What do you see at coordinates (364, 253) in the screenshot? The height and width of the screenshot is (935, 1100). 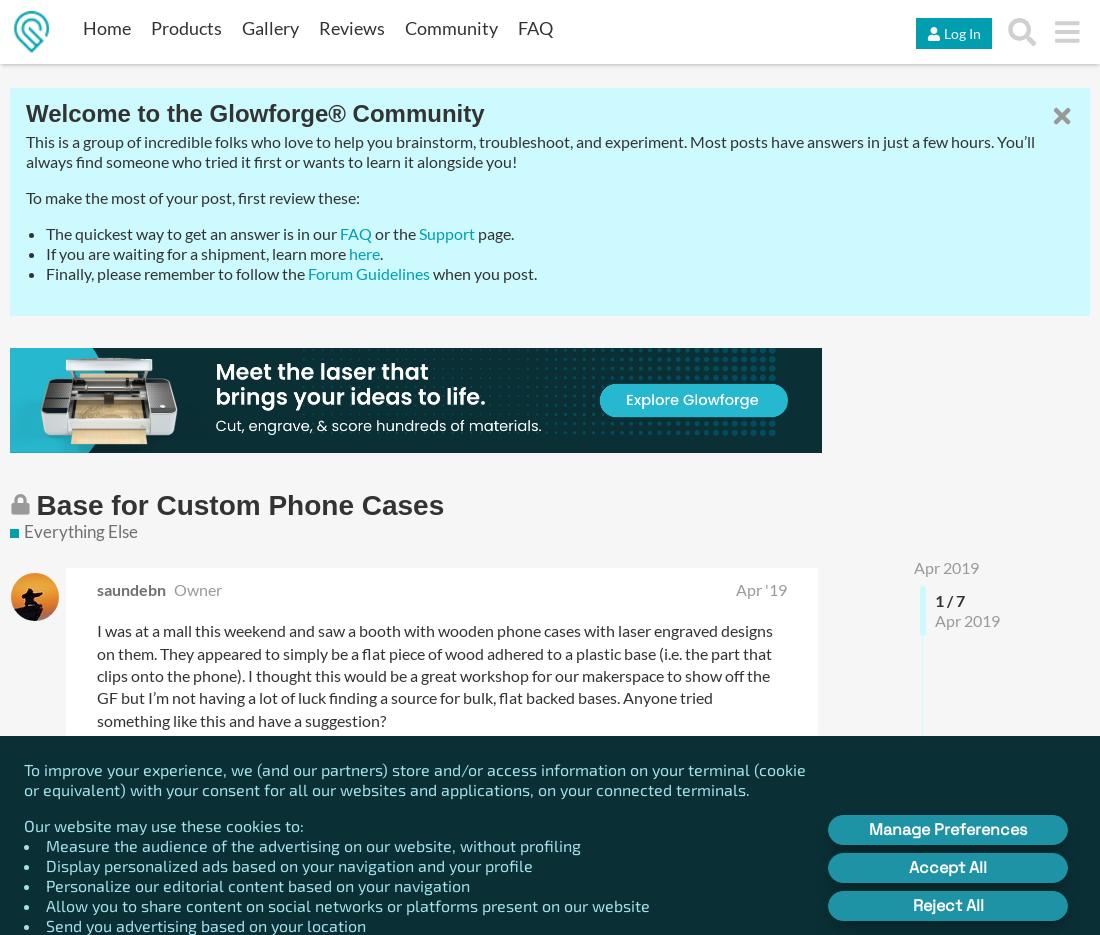 I see `'here'` at bounding box center [364, 253].